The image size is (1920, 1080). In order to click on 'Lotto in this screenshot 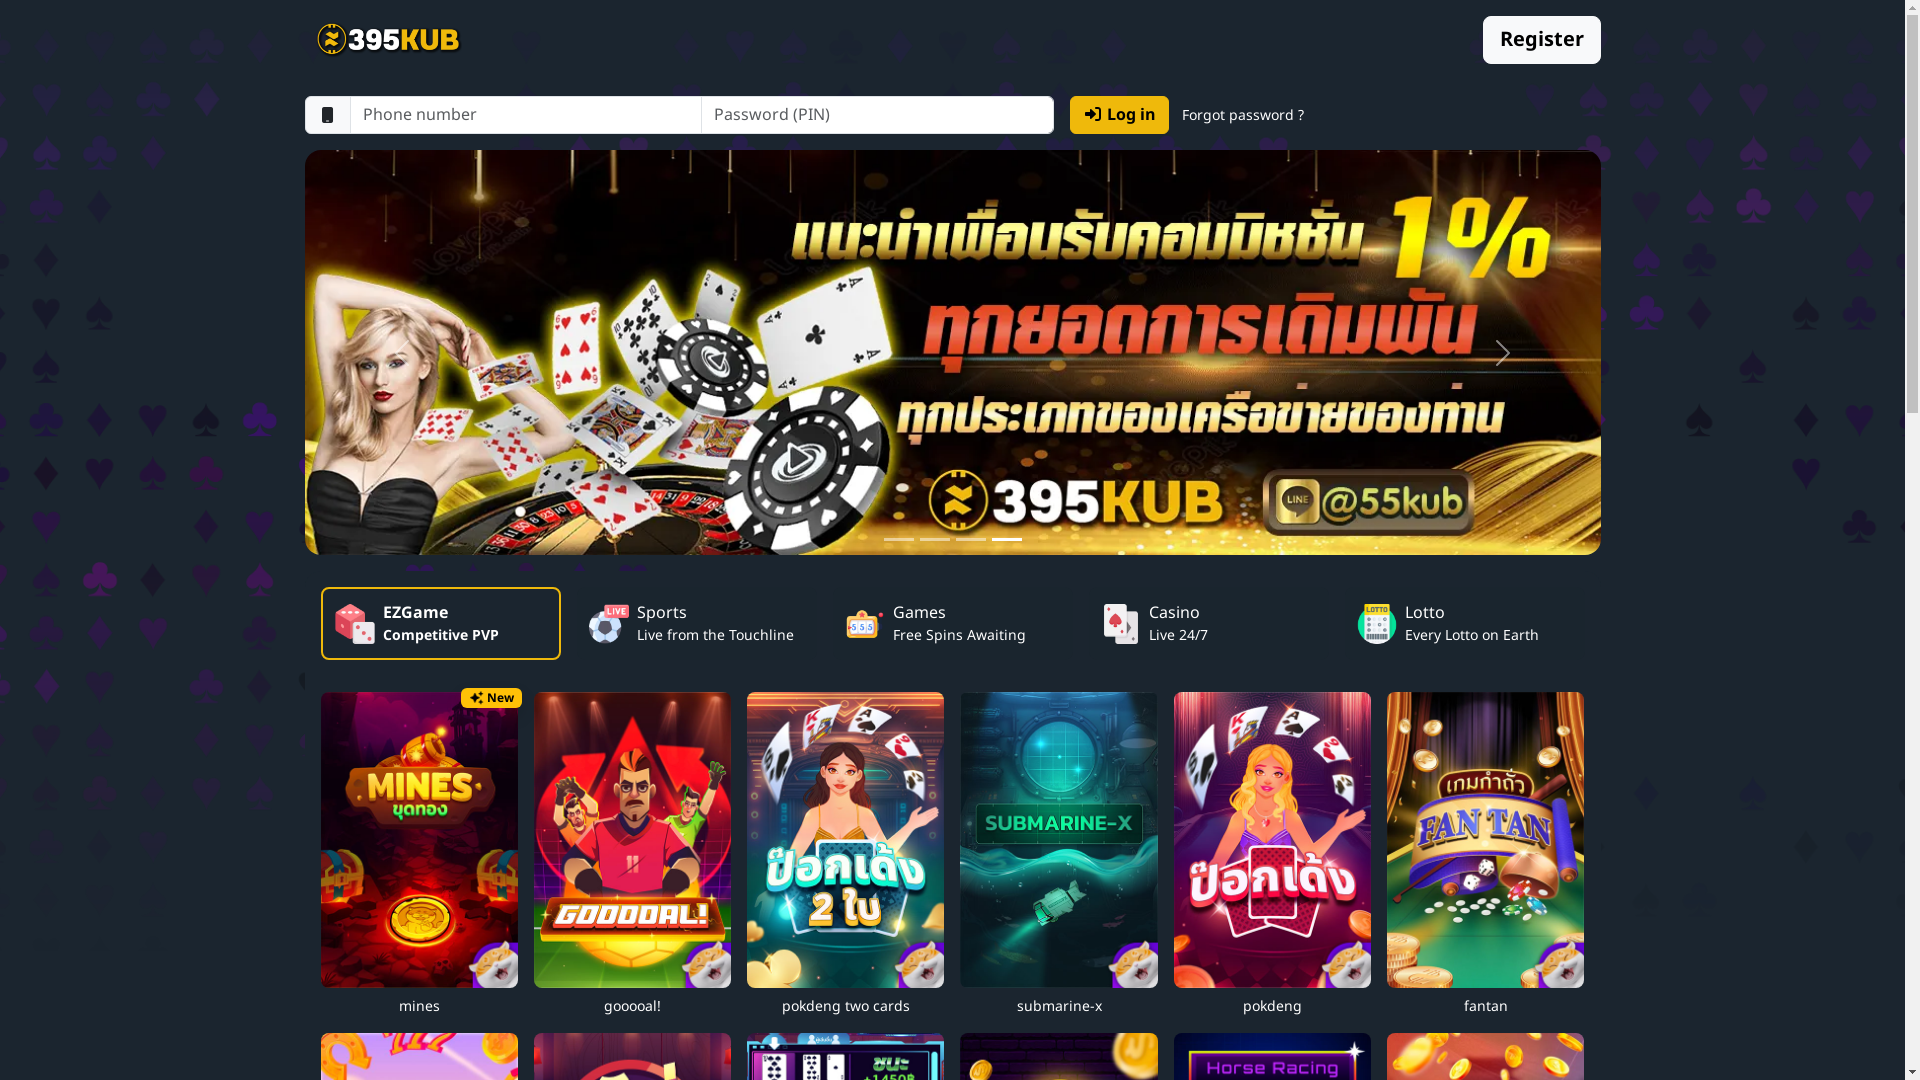, I will do `click(1464, 622)`.